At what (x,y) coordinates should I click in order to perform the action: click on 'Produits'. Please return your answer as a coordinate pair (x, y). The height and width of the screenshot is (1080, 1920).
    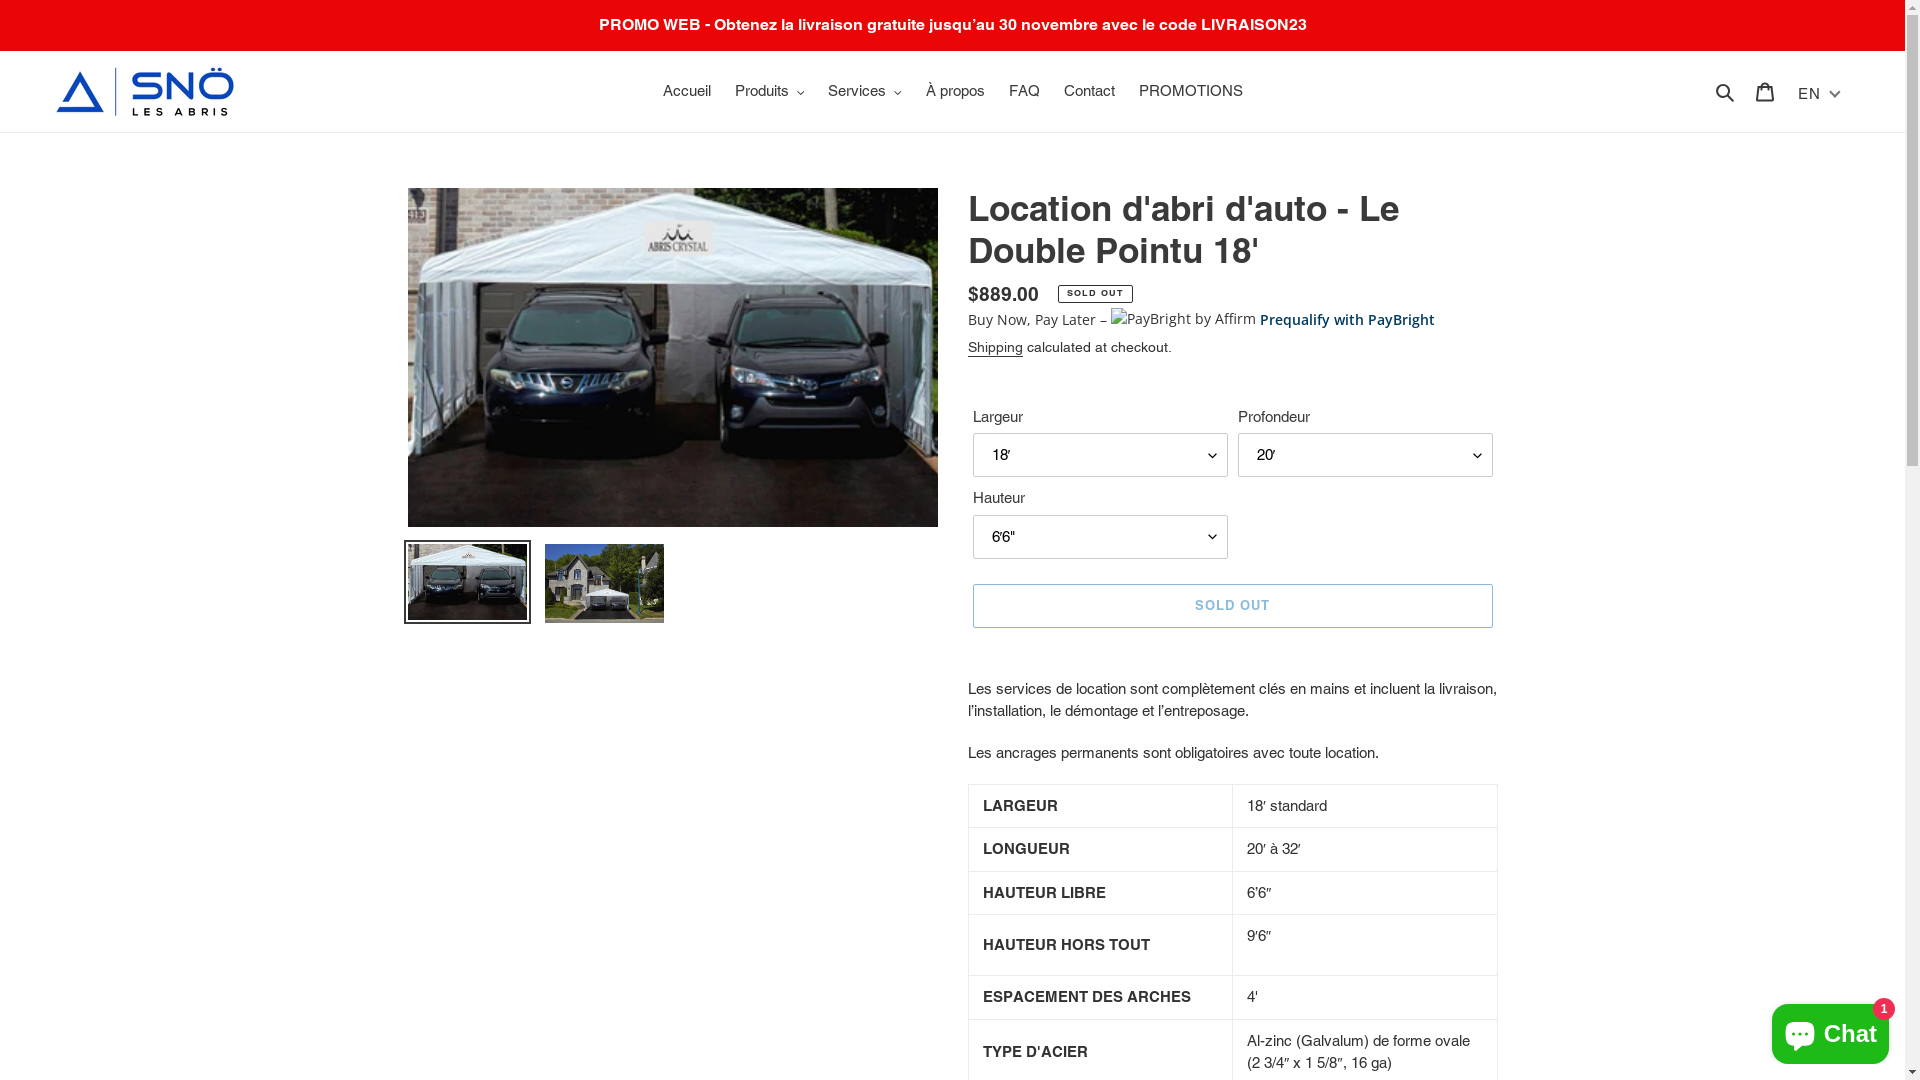
    Looking at the image, I should click on (767, 91).